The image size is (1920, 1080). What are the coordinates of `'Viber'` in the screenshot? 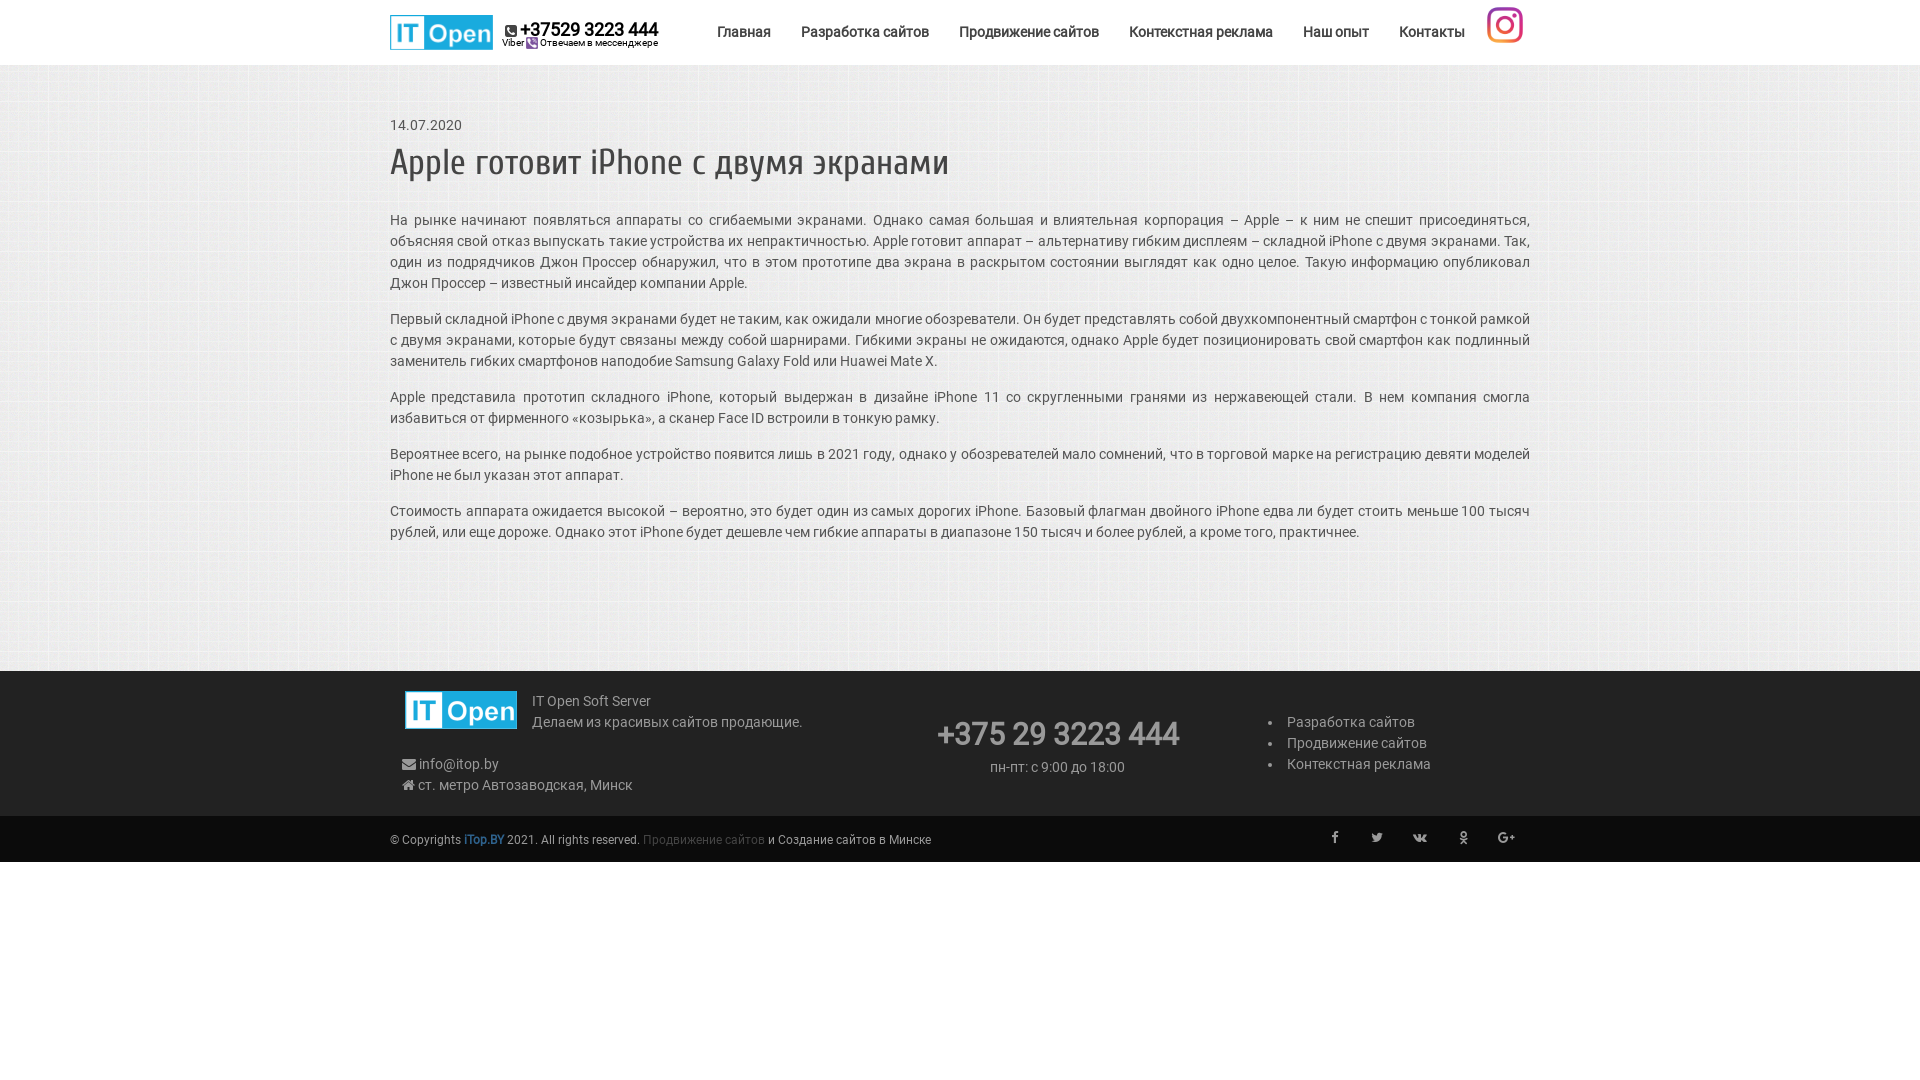 It's located at (532, 42).